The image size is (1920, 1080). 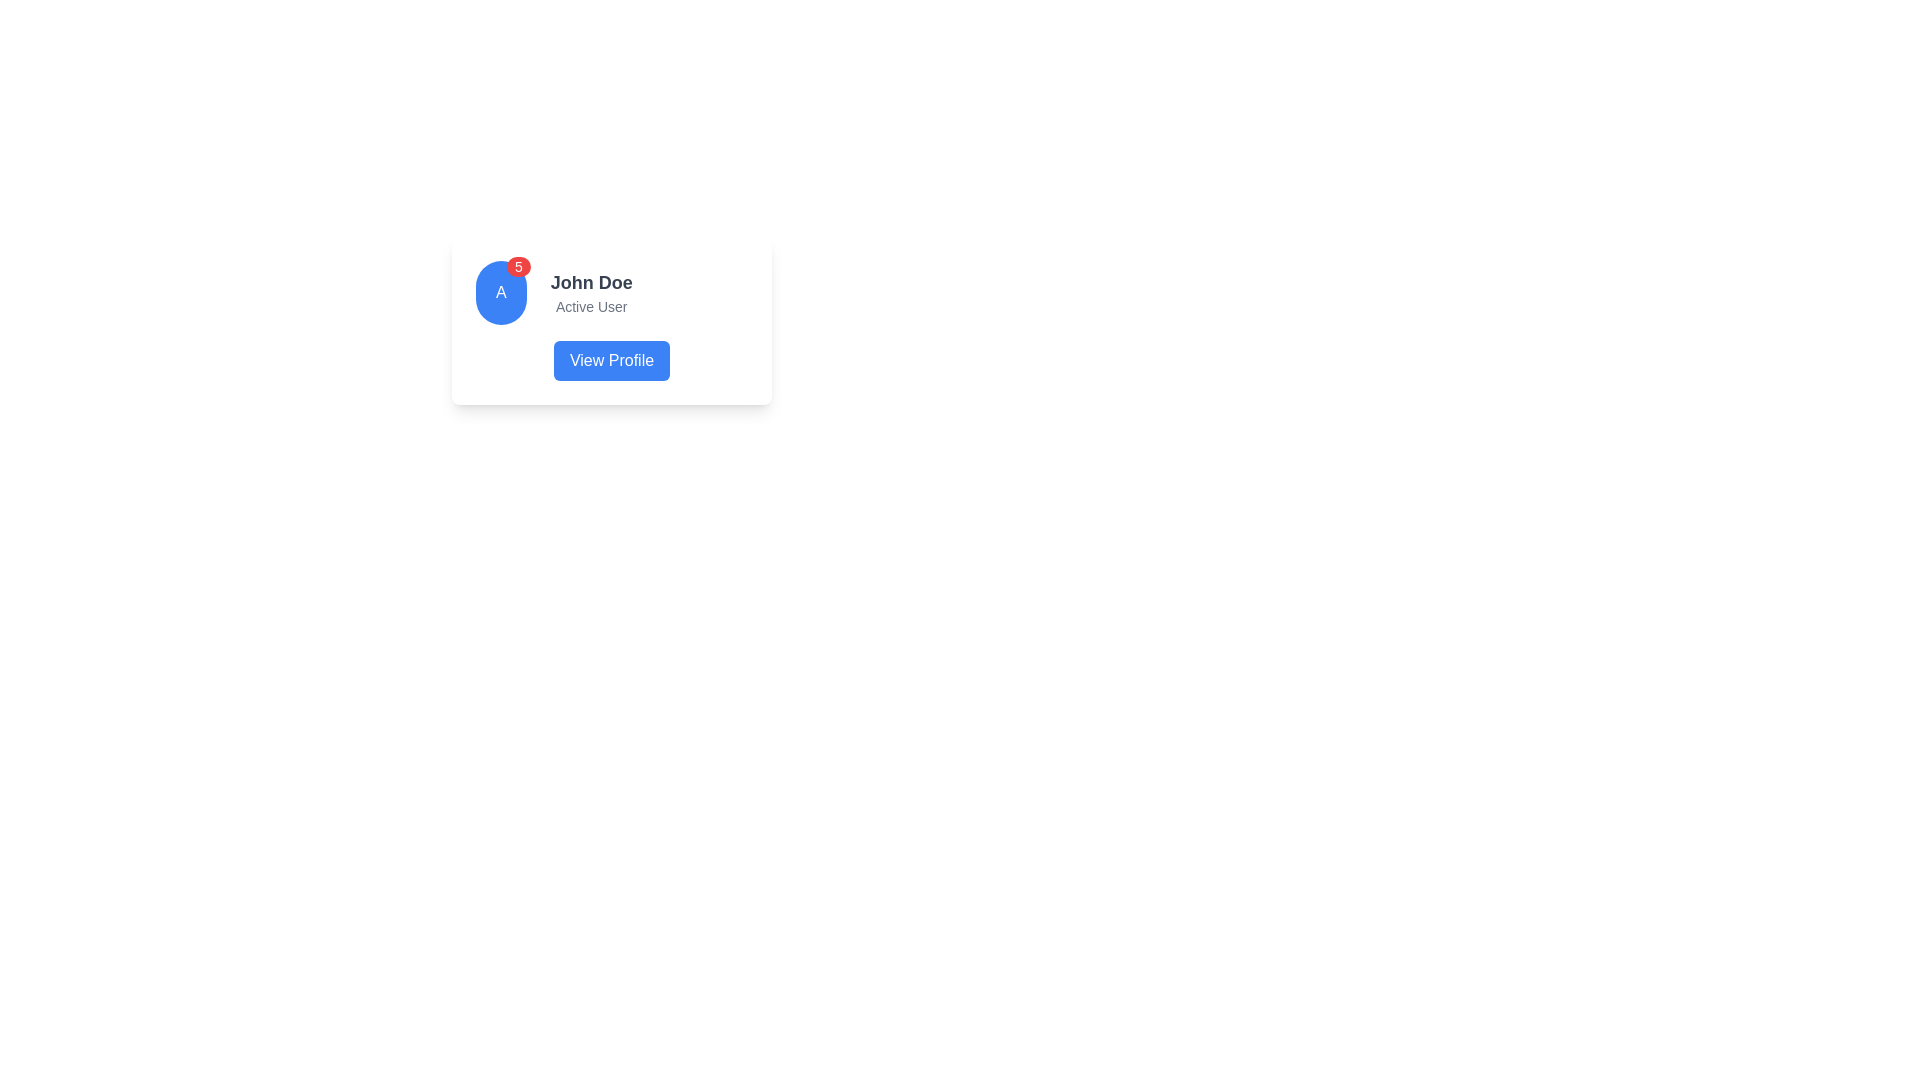 I want to click on text label displaying 'John Doe' and the status 'Active User' located in the central portion of the user card, to the right of the avatar and above the 'View Profile' button, so click(x=590, y=293).